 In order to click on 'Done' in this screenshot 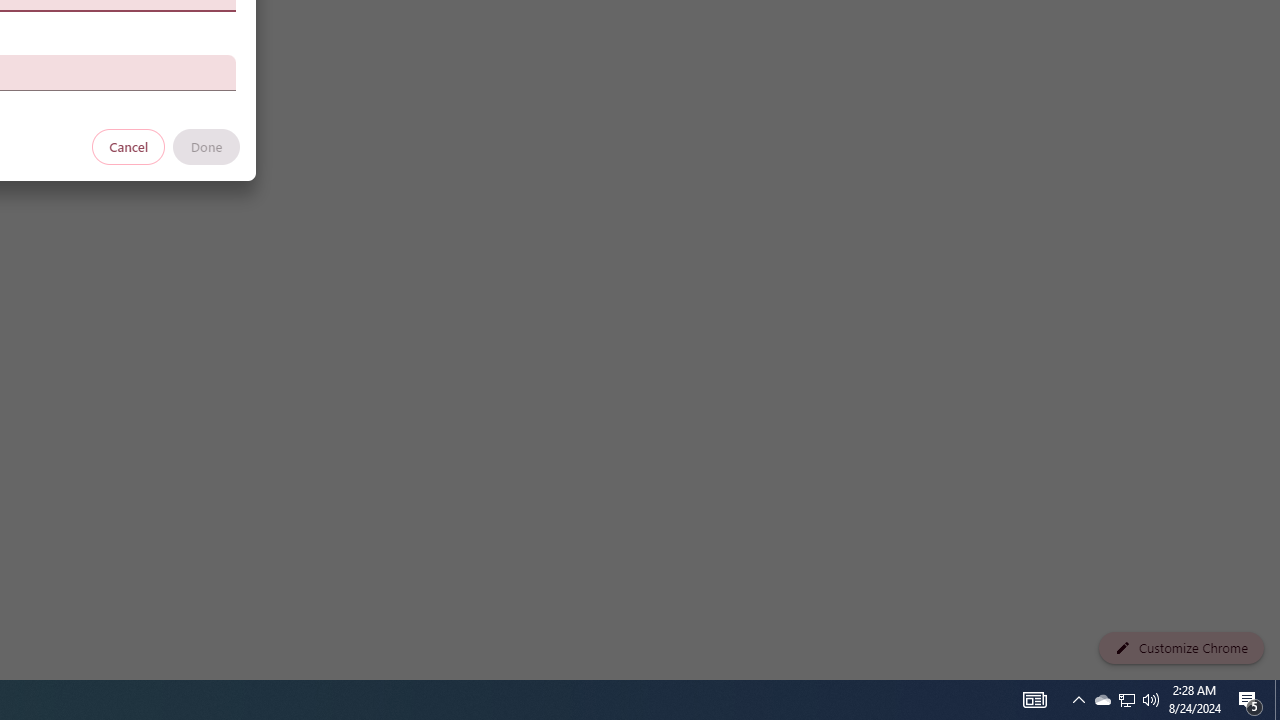, I will do `click(206, 145)`.